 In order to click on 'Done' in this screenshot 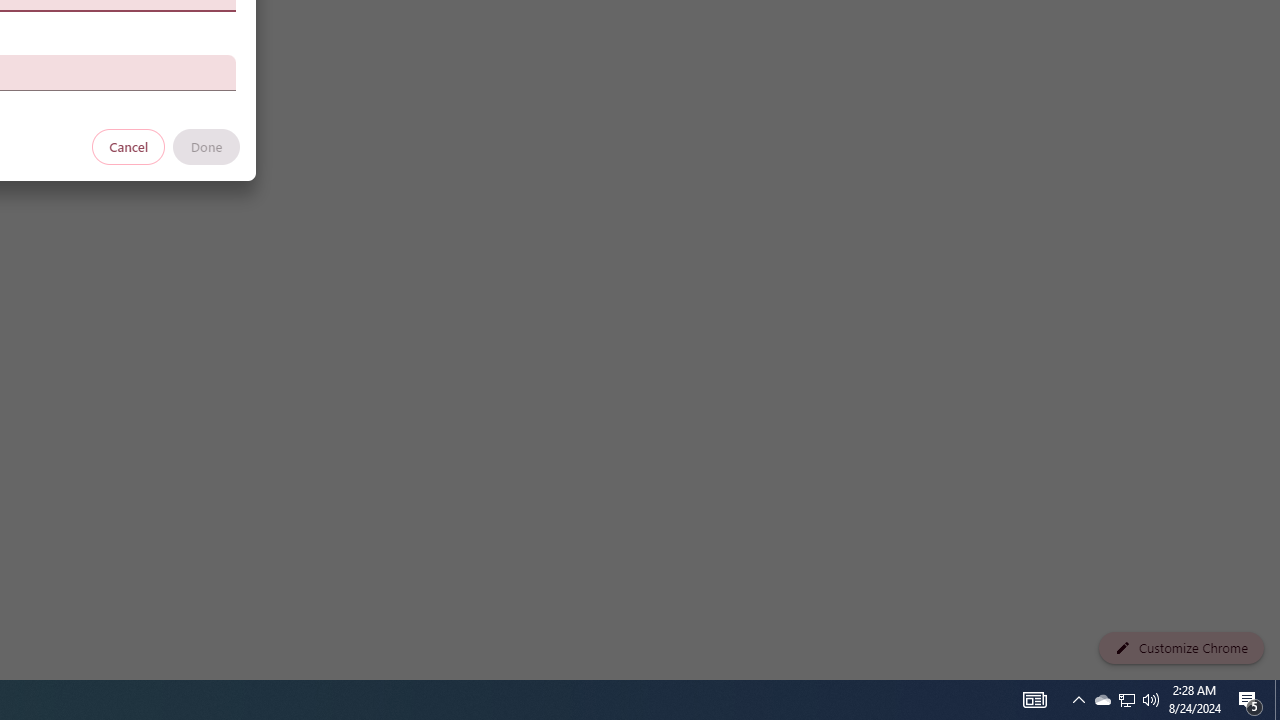, I will do `click(206, 145)`.